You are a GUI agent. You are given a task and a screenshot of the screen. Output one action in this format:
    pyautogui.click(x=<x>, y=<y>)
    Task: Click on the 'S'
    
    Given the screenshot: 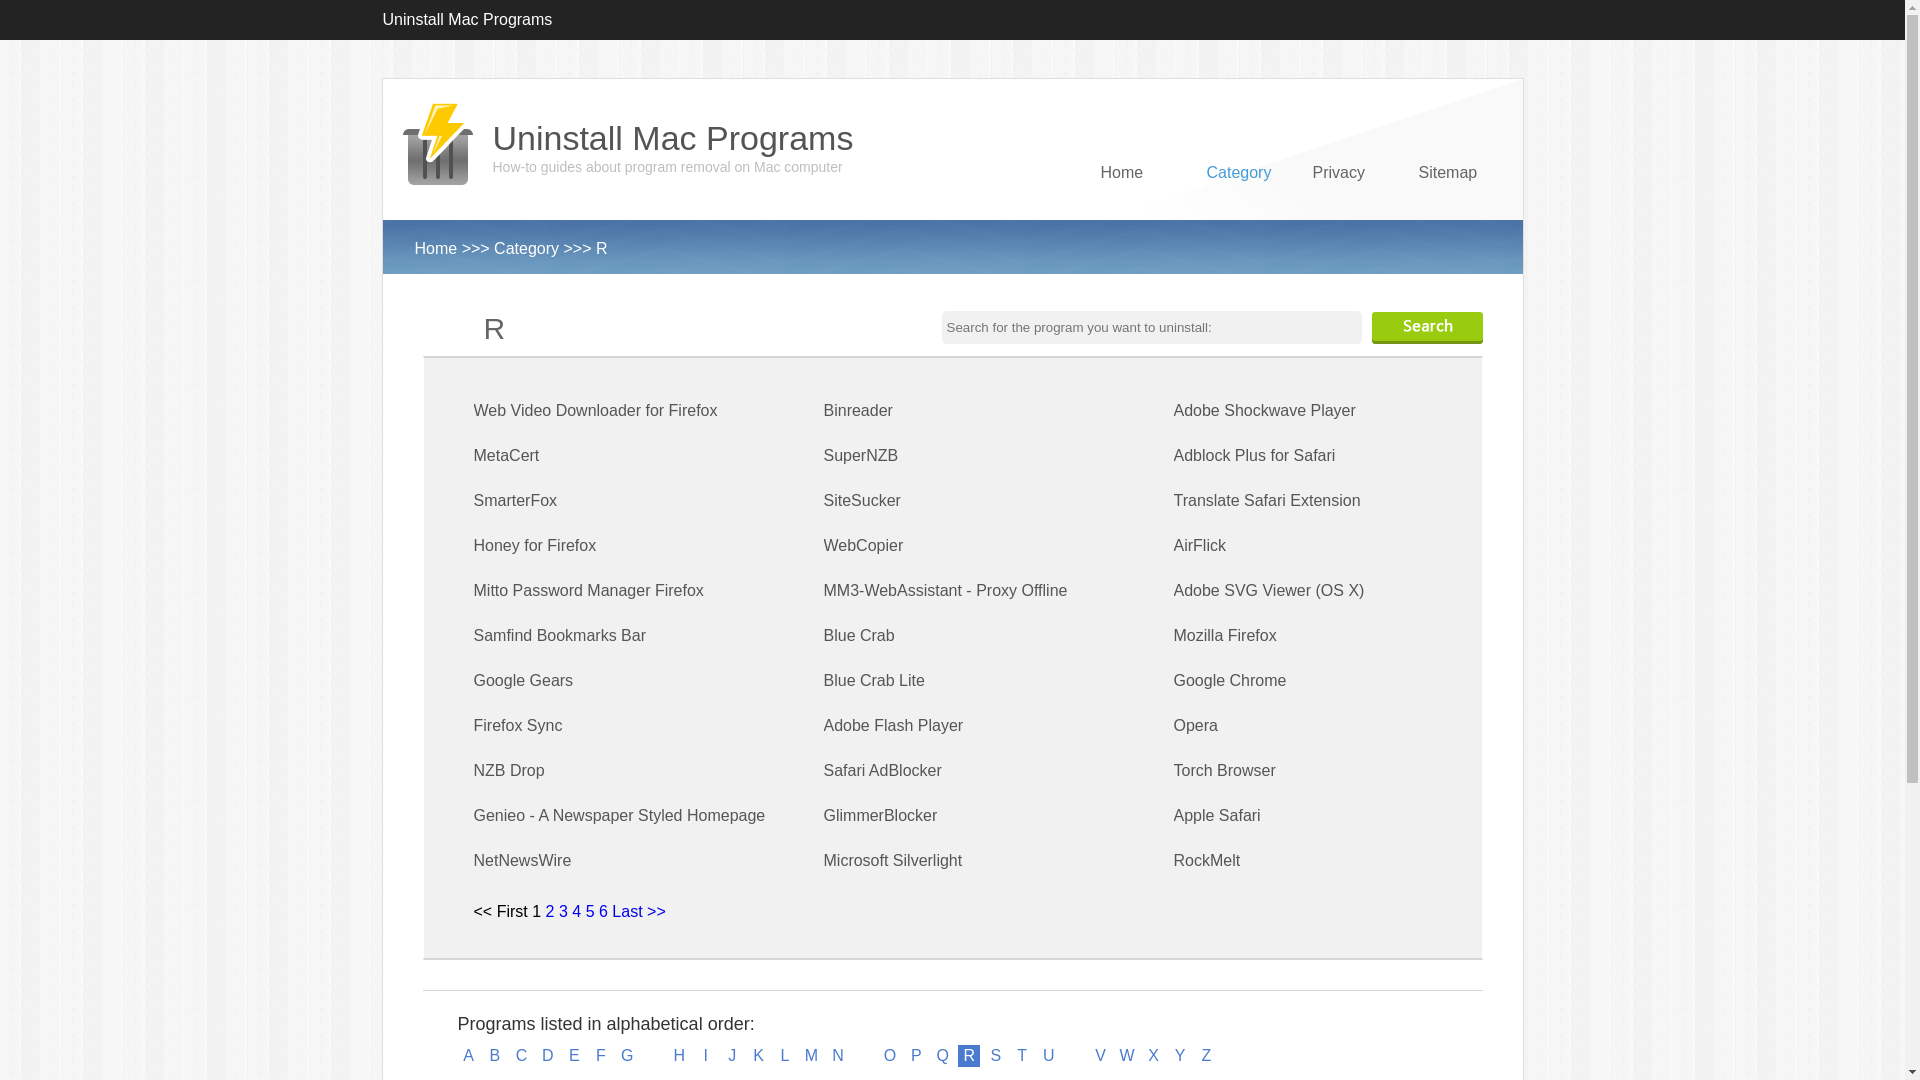 What is the action you would take?
    pyautogui.click(x=996, y=1055)
    